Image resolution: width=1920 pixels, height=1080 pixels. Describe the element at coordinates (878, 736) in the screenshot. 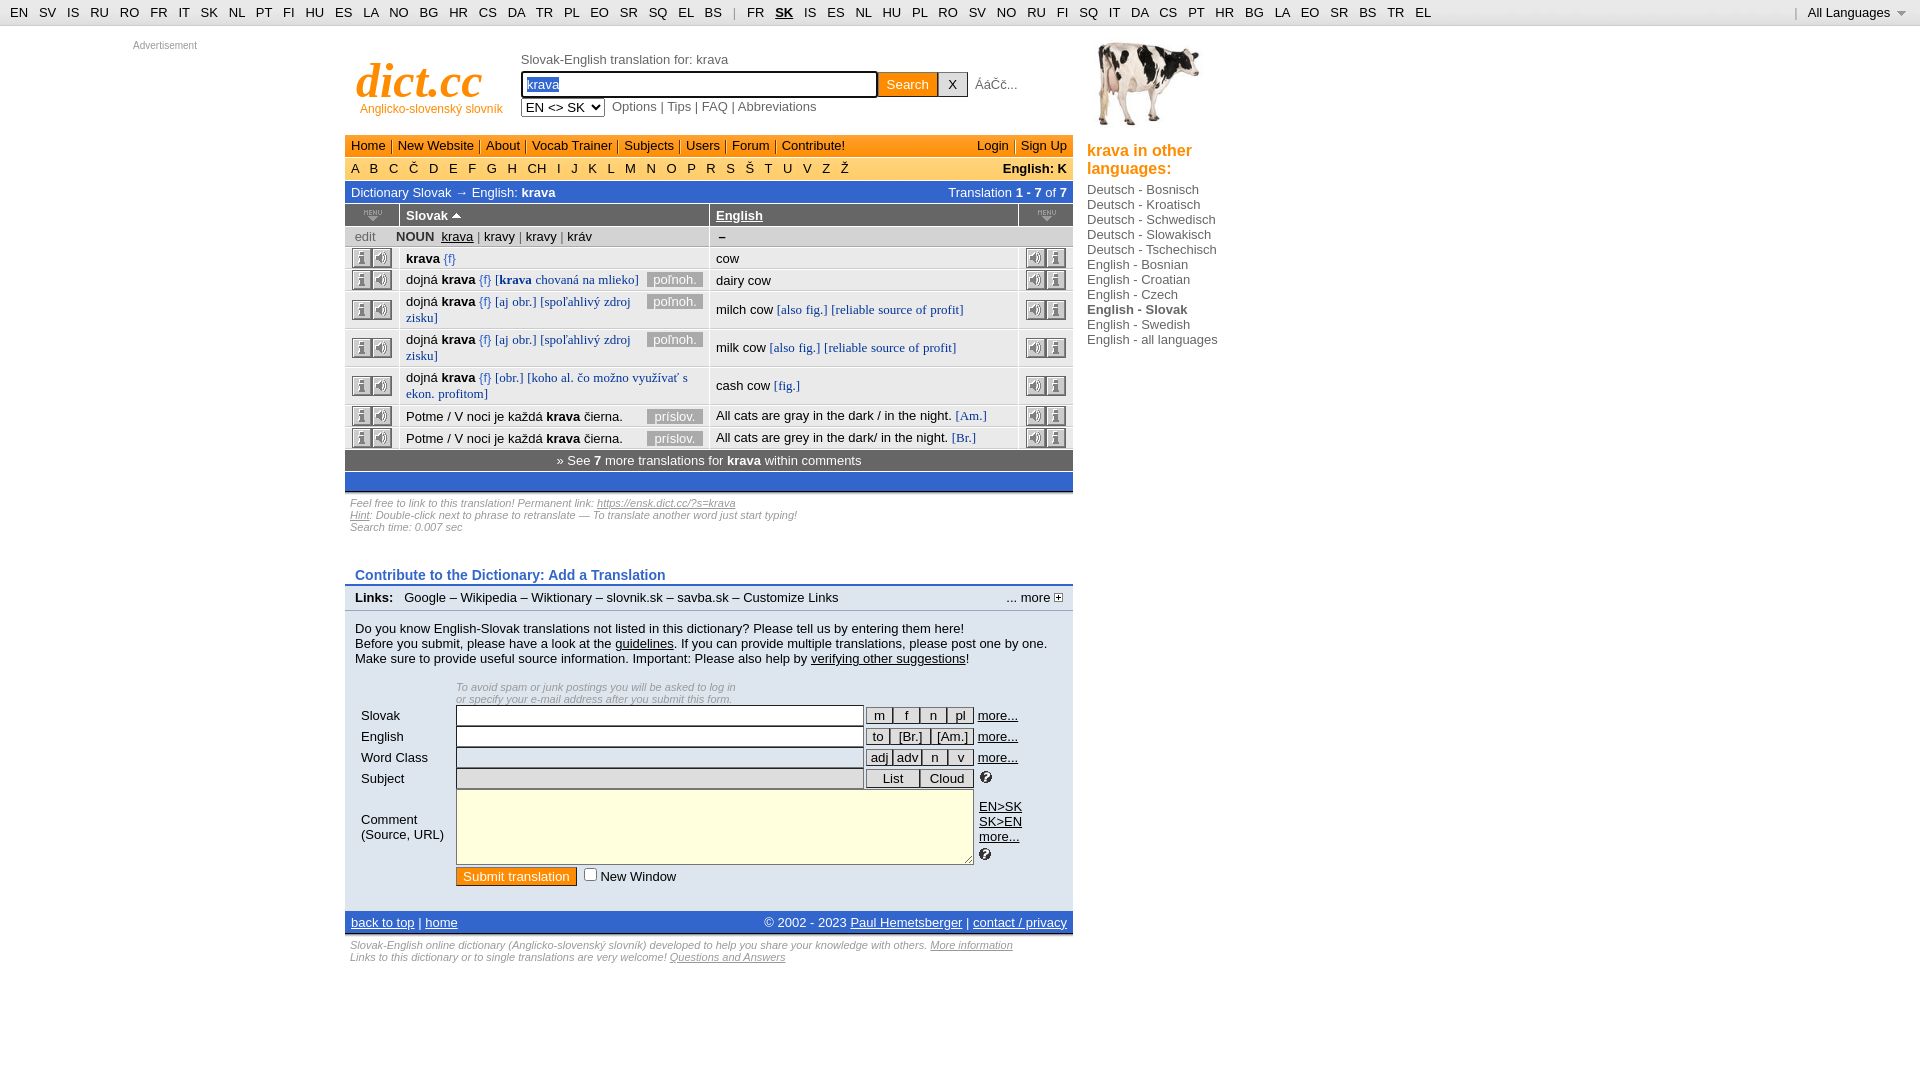

I see `'for verbs'` at that location.